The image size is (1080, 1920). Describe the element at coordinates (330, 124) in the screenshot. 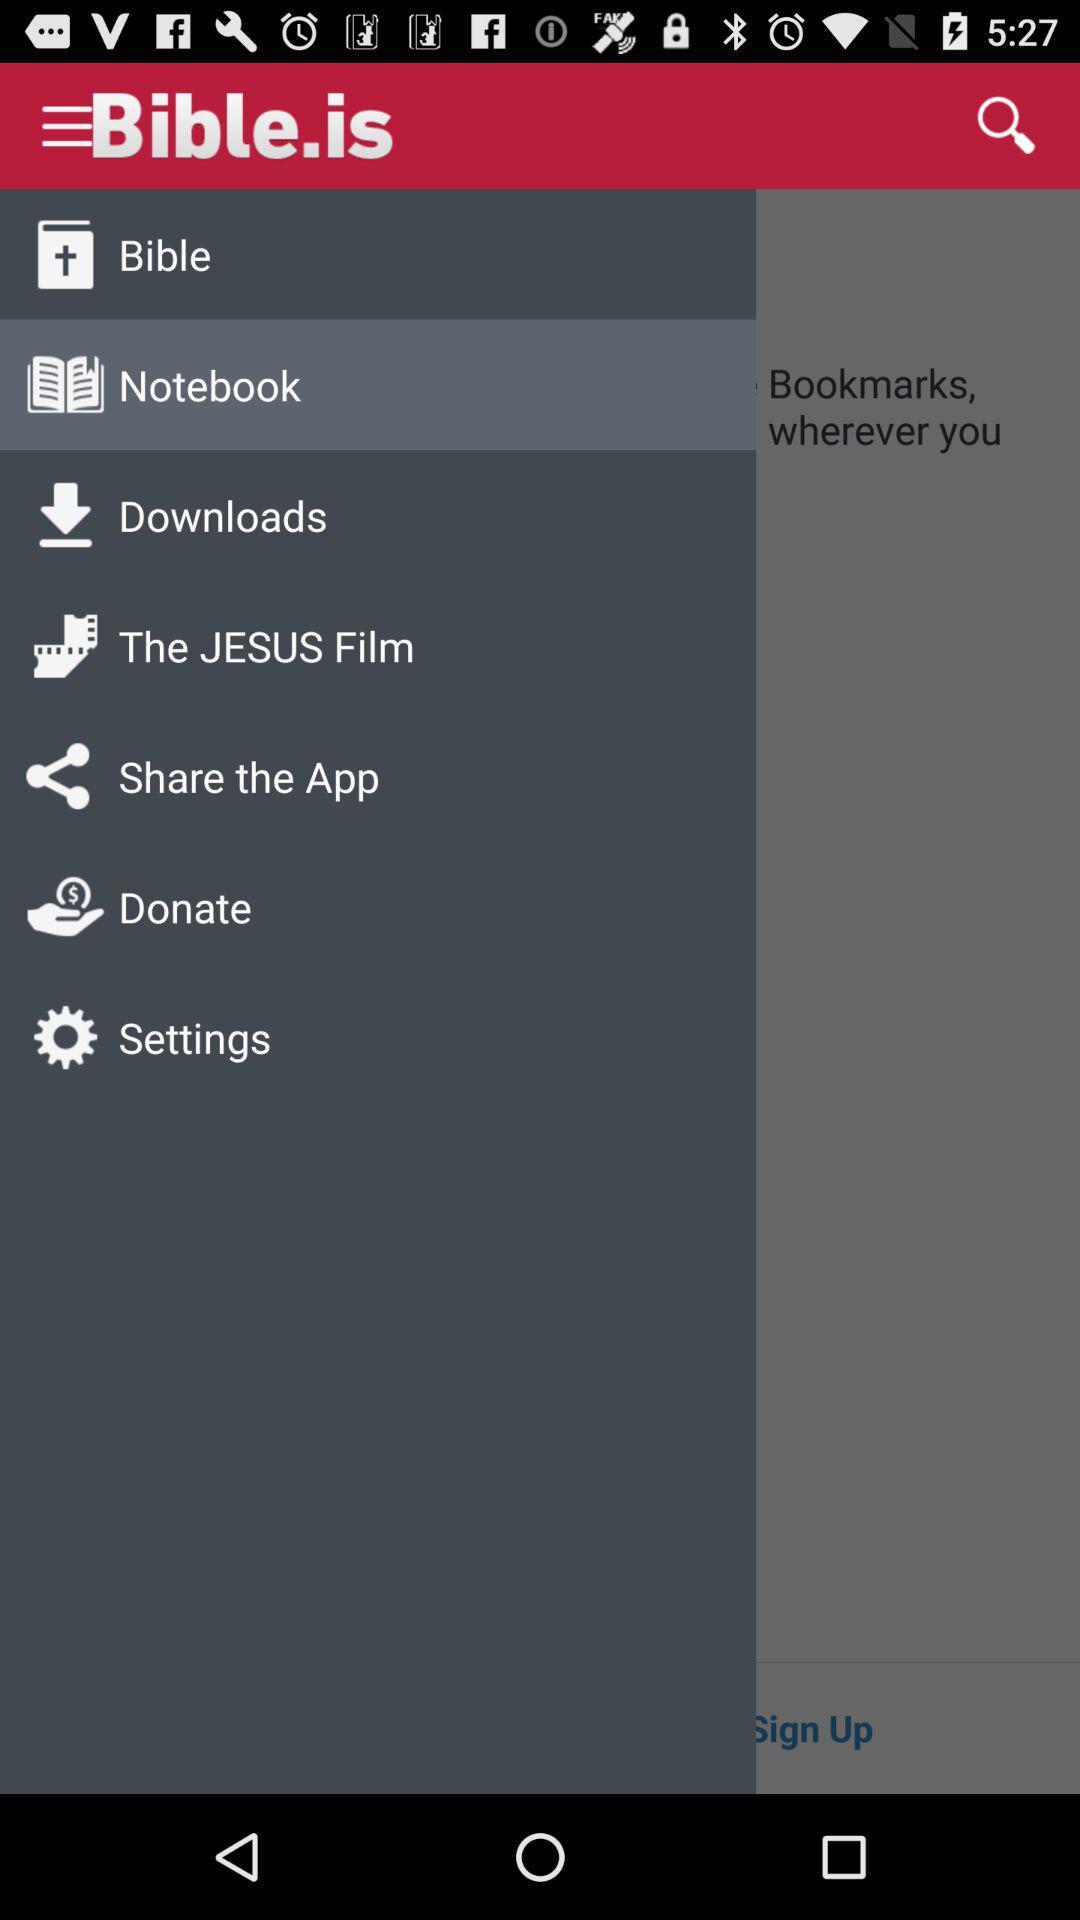

I see `bibleis` at that location.